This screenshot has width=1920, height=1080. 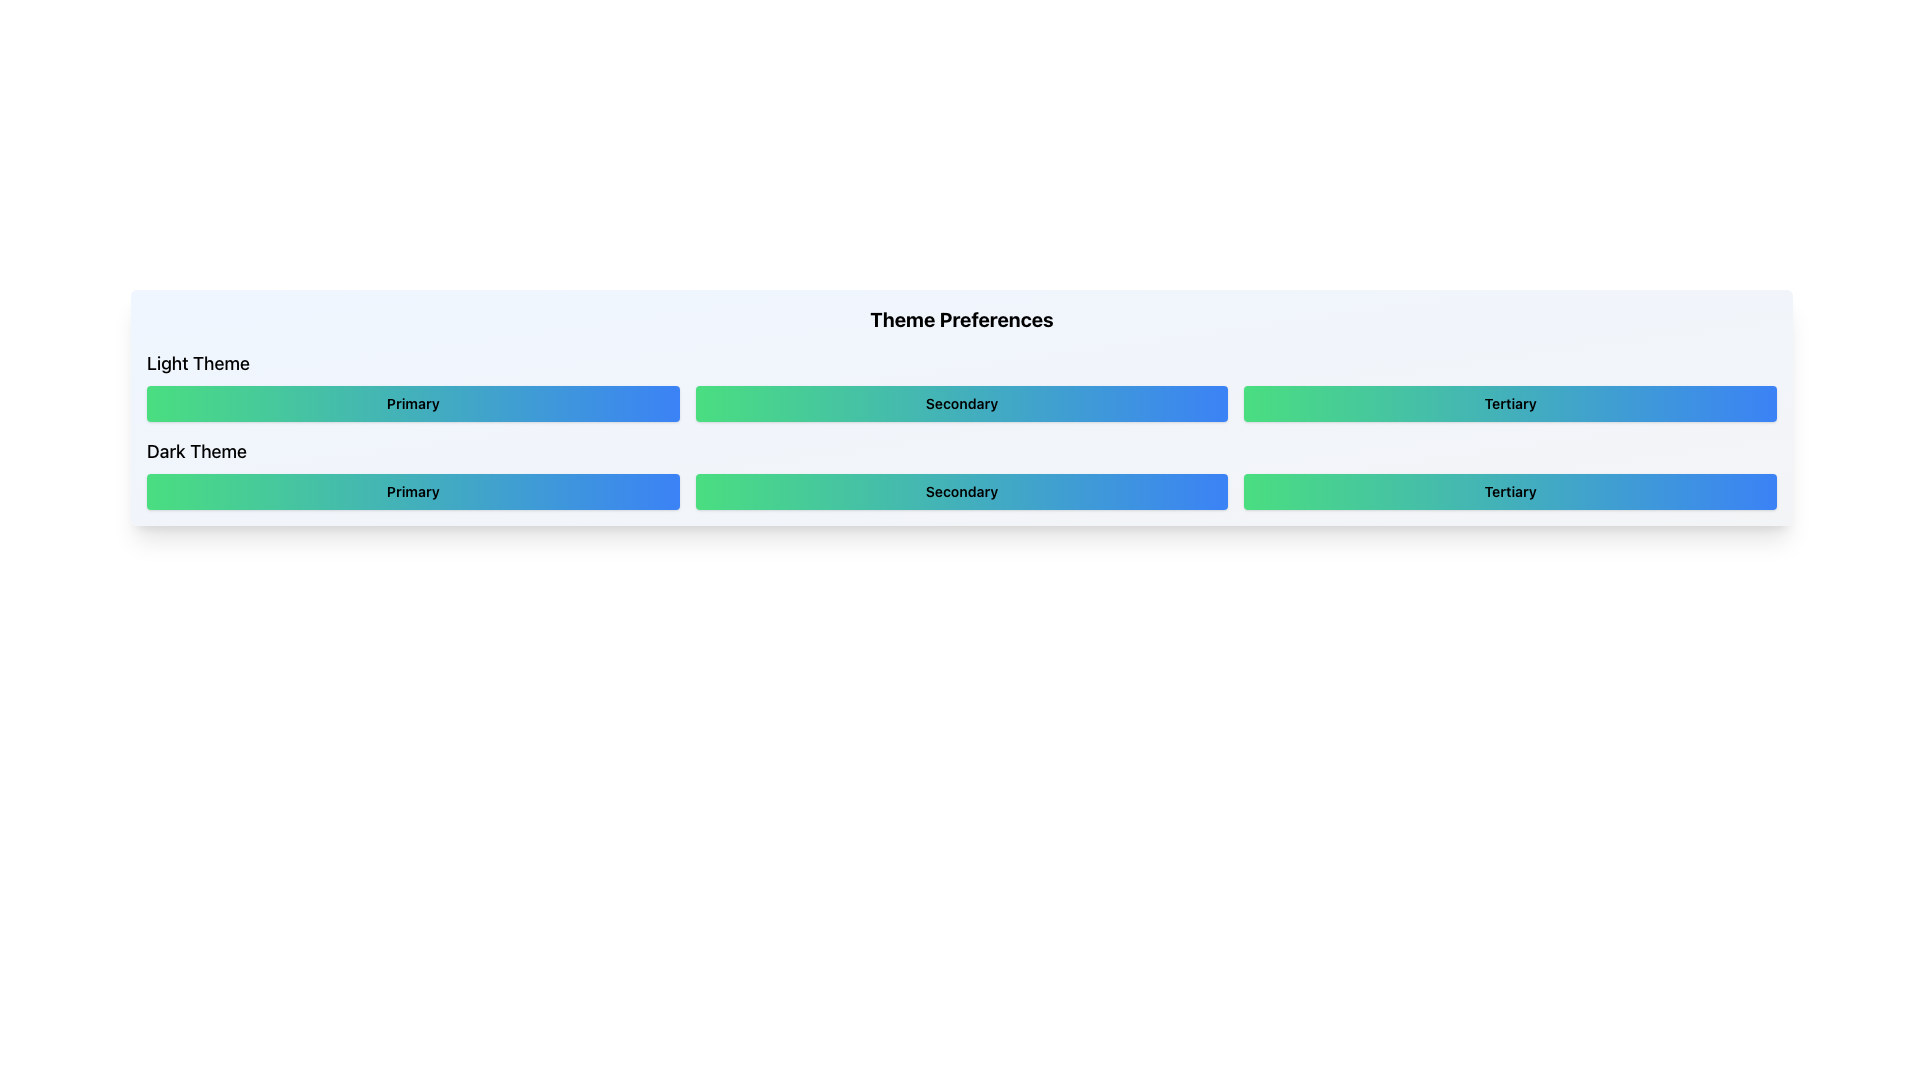 What do you see at coordinates (1510, 404) in the screenshot?
I see `the 'Tertiary' button, which is the rightmost button in a horizontal grid layout of three buttons` at bounding box center [1510, 404].